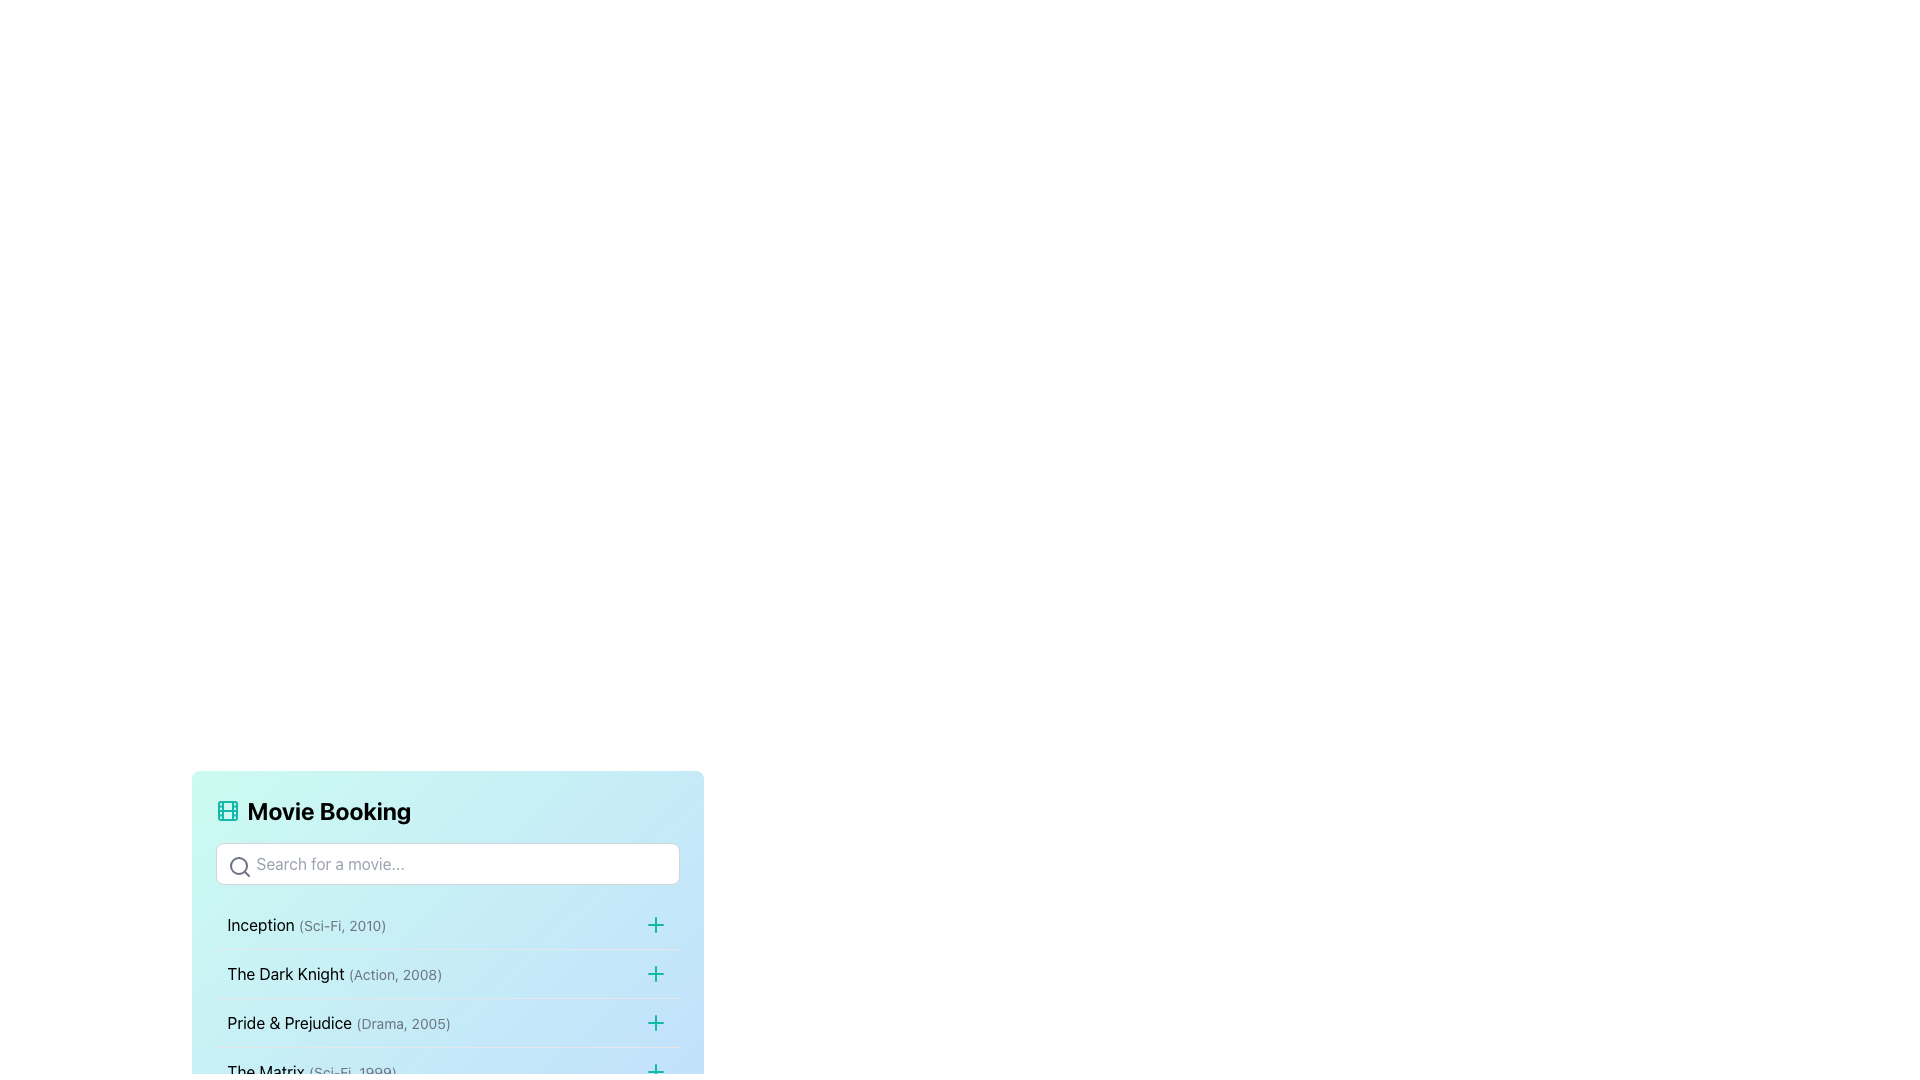  What do you see at coordinates (446, 925) in the screenshot?
I see `the first movie listing item` at bounding box center [446, 925].